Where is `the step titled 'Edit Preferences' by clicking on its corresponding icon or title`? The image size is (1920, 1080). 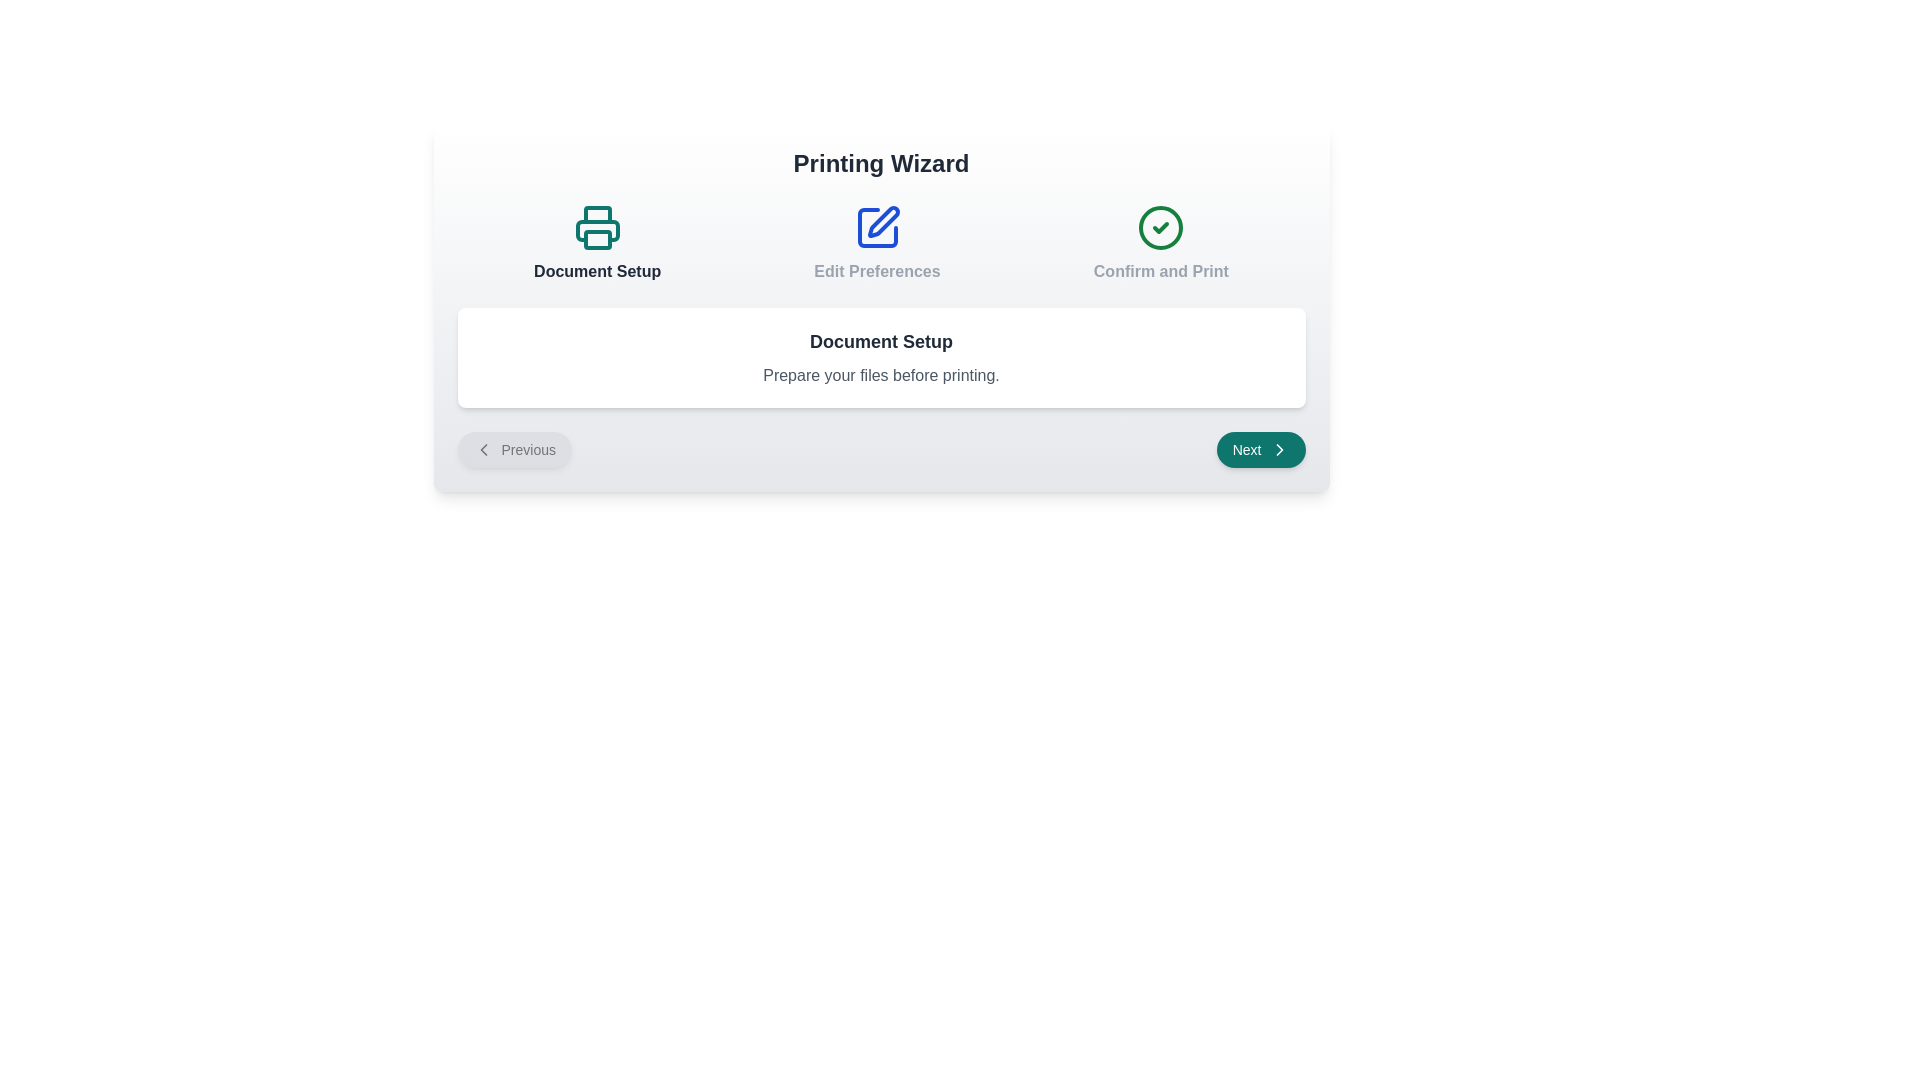 the step titled 'Edit Preferences' by clicking on its corresponding icon or title is located at coordinates (877, 242).